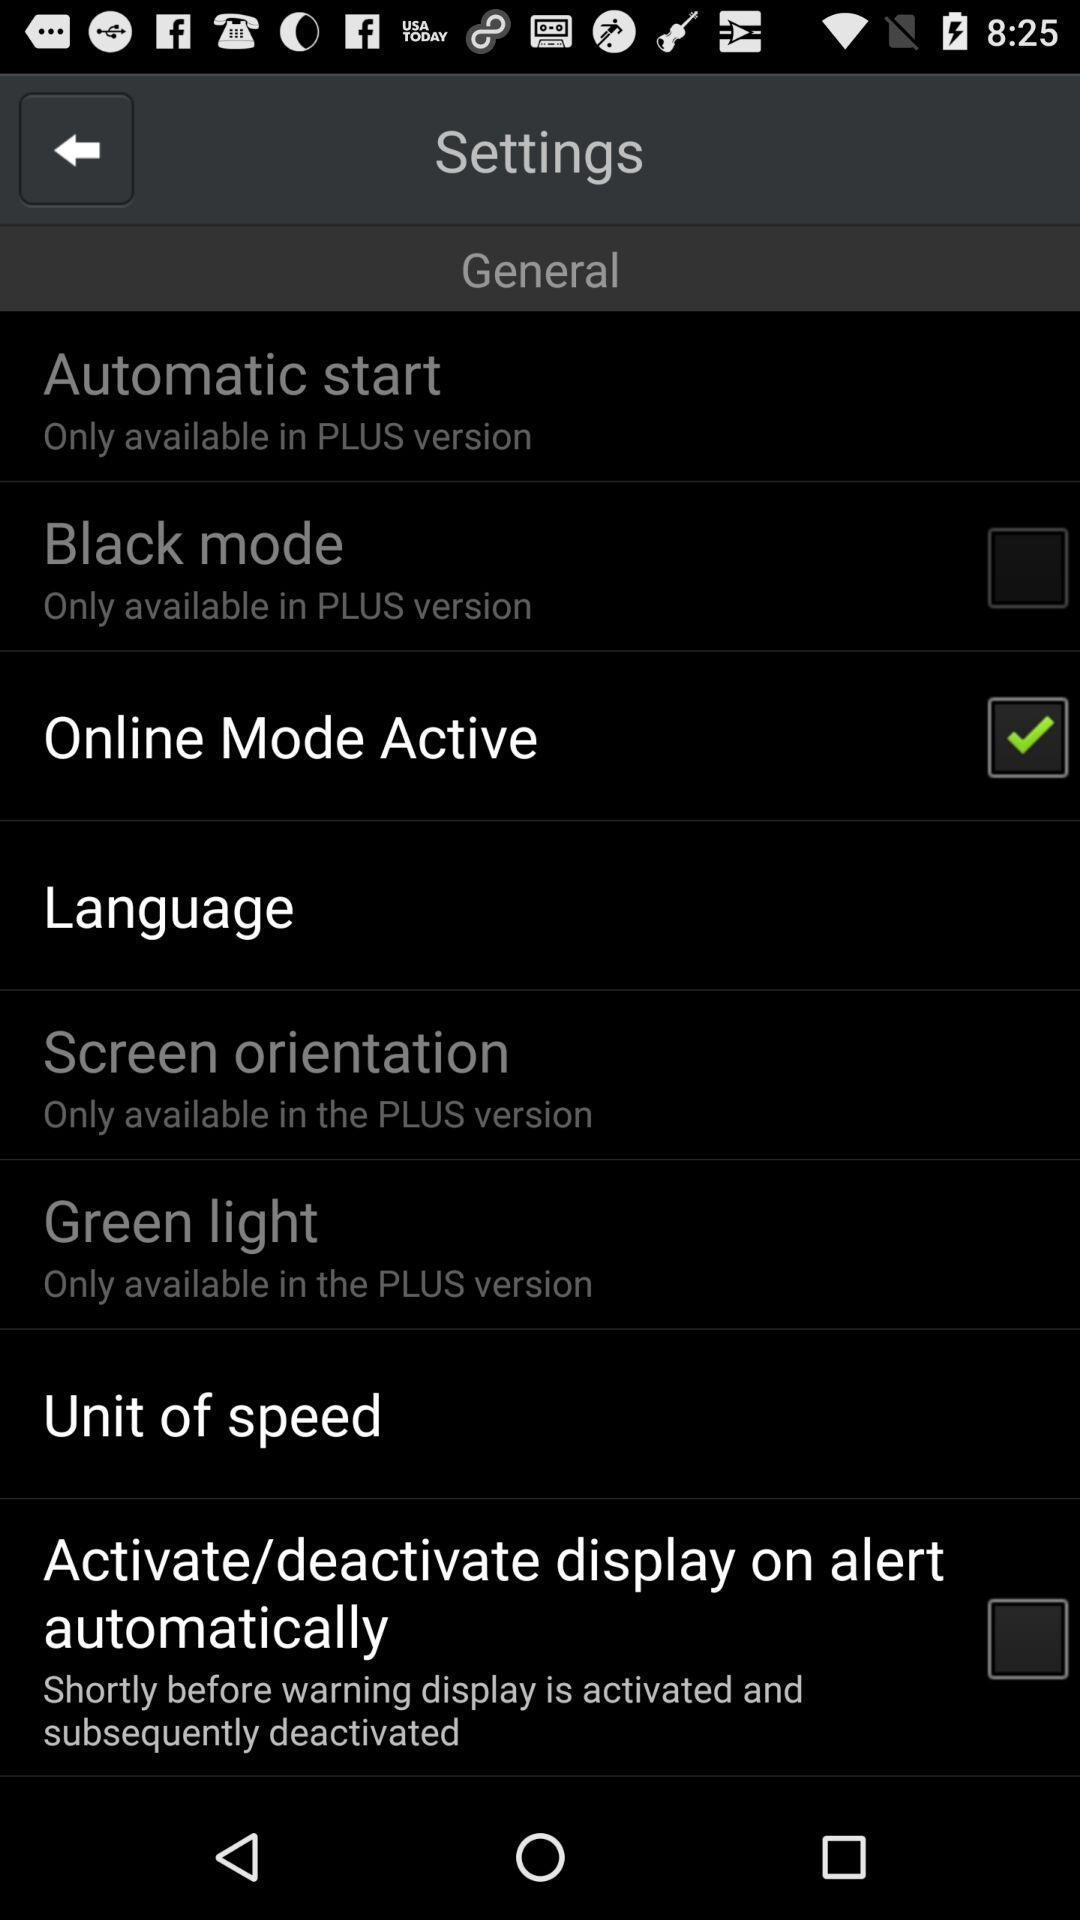 Image resolution: width=1080 pixels, height=1920 pixels. Describe the element at coordinates (290, 734) in the screenshot. I see `the online mode active` at that location.